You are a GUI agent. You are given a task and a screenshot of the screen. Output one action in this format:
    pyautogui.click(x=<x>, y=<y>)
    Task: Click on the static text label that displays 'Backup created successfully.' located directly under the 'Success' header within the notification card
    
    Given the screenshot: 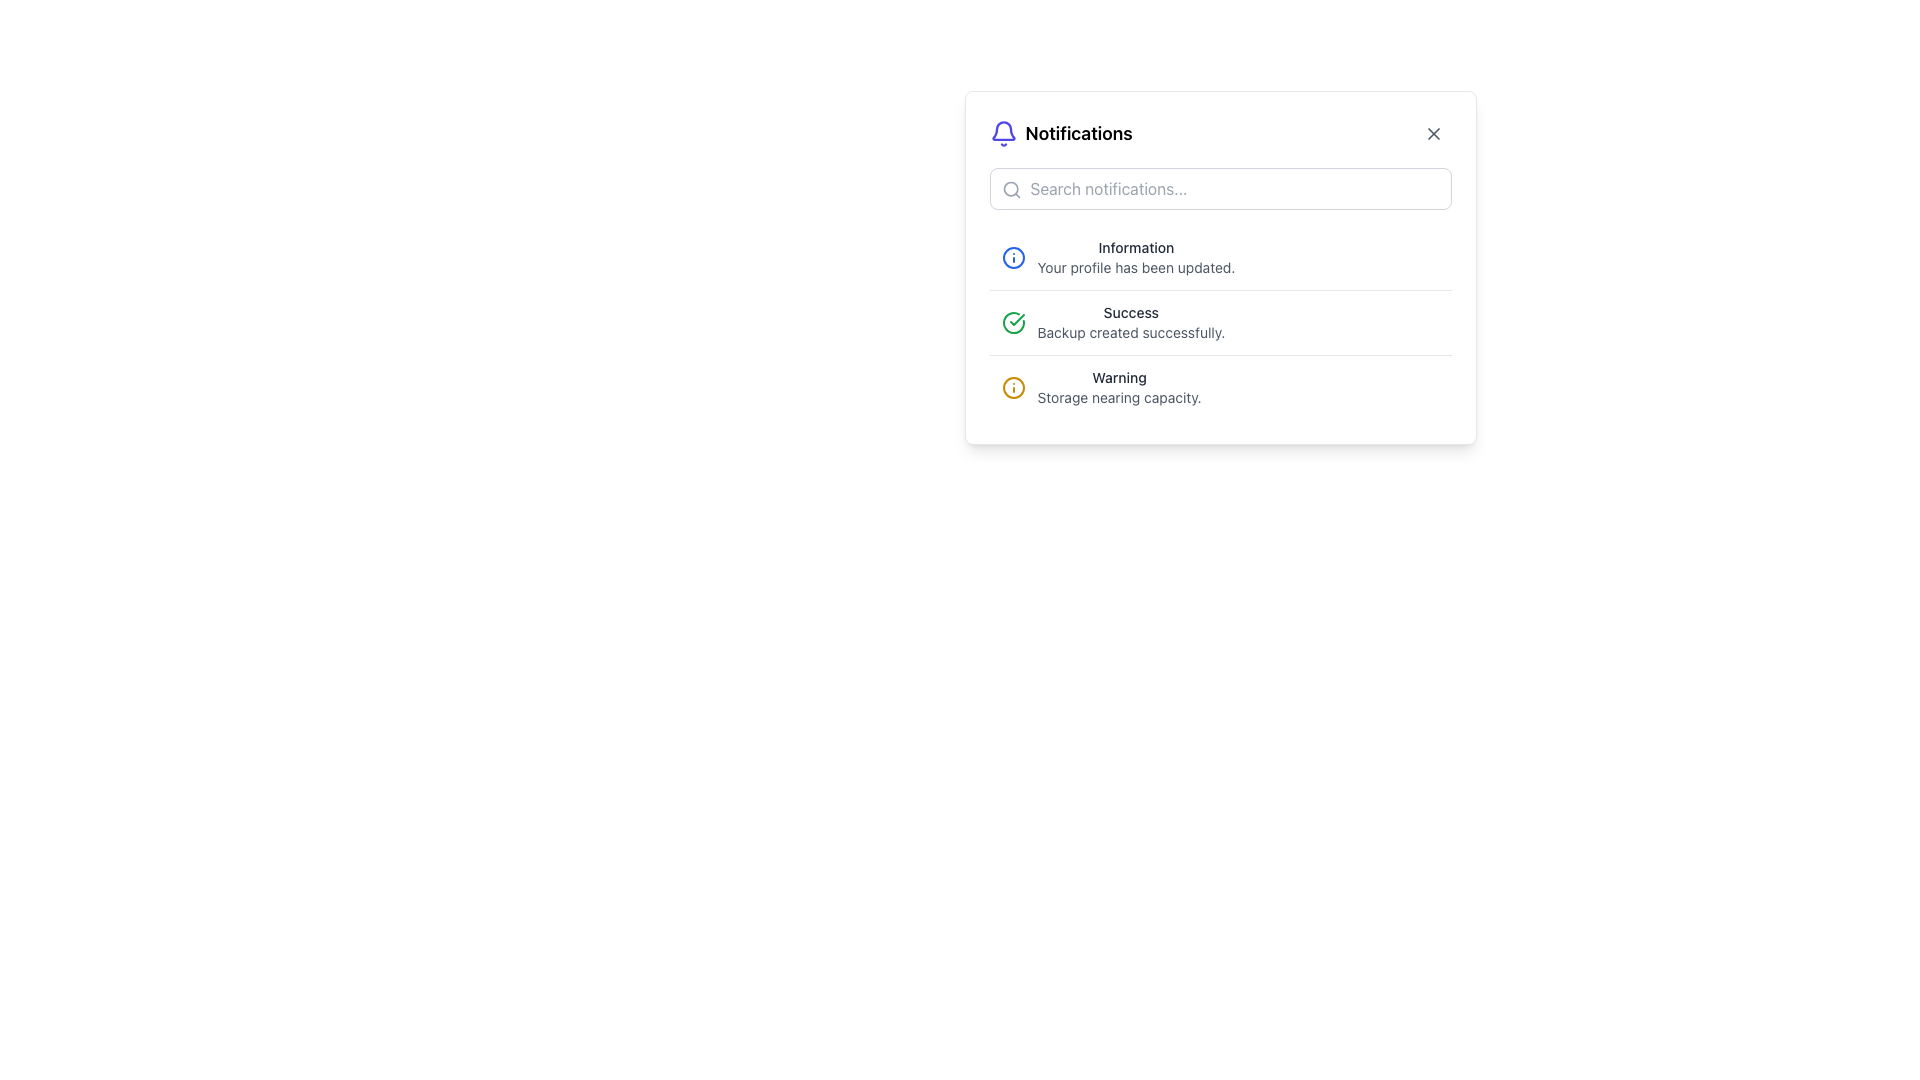 What is the action you would take?
    pyautogui.click(x=1131, y=331)
    